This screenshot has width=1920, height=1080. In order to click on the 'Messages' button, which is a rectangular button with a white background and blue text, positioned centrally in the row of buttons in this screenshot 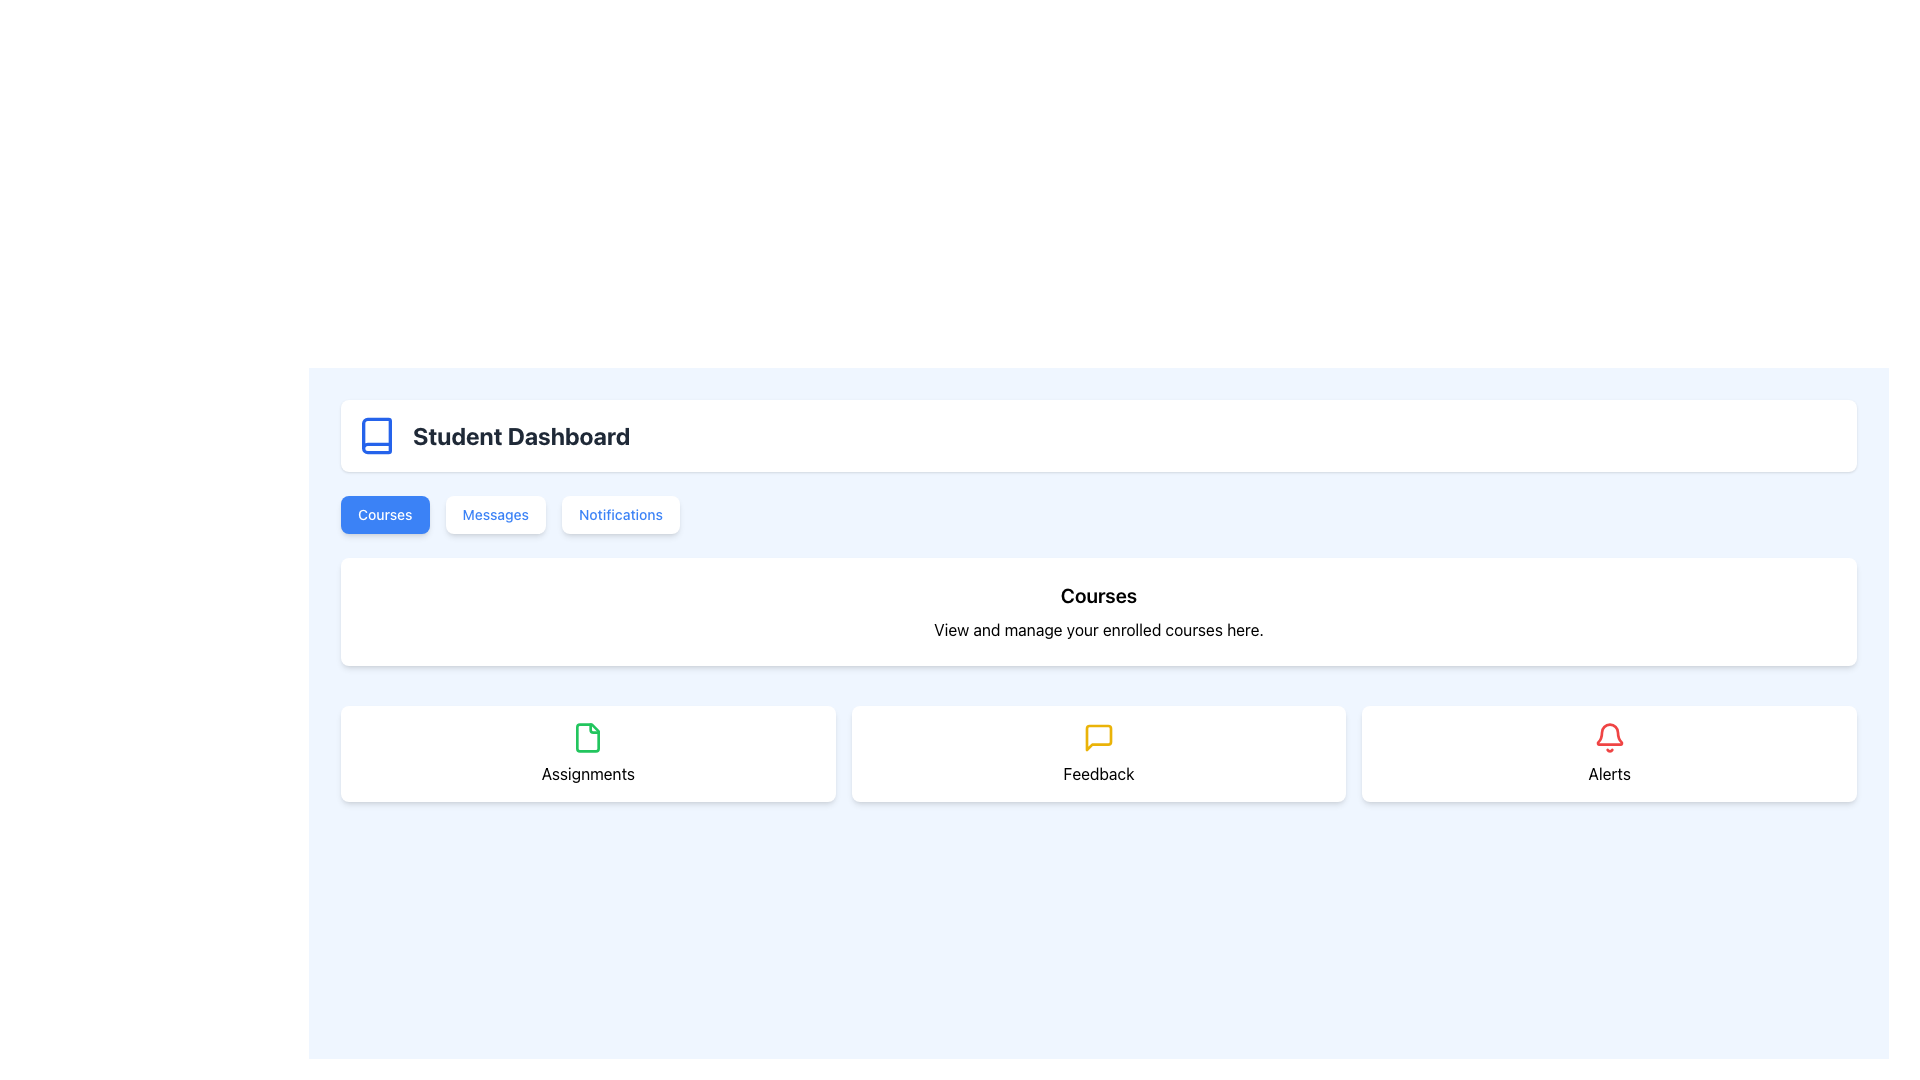, I will do `click(495, 514)`.